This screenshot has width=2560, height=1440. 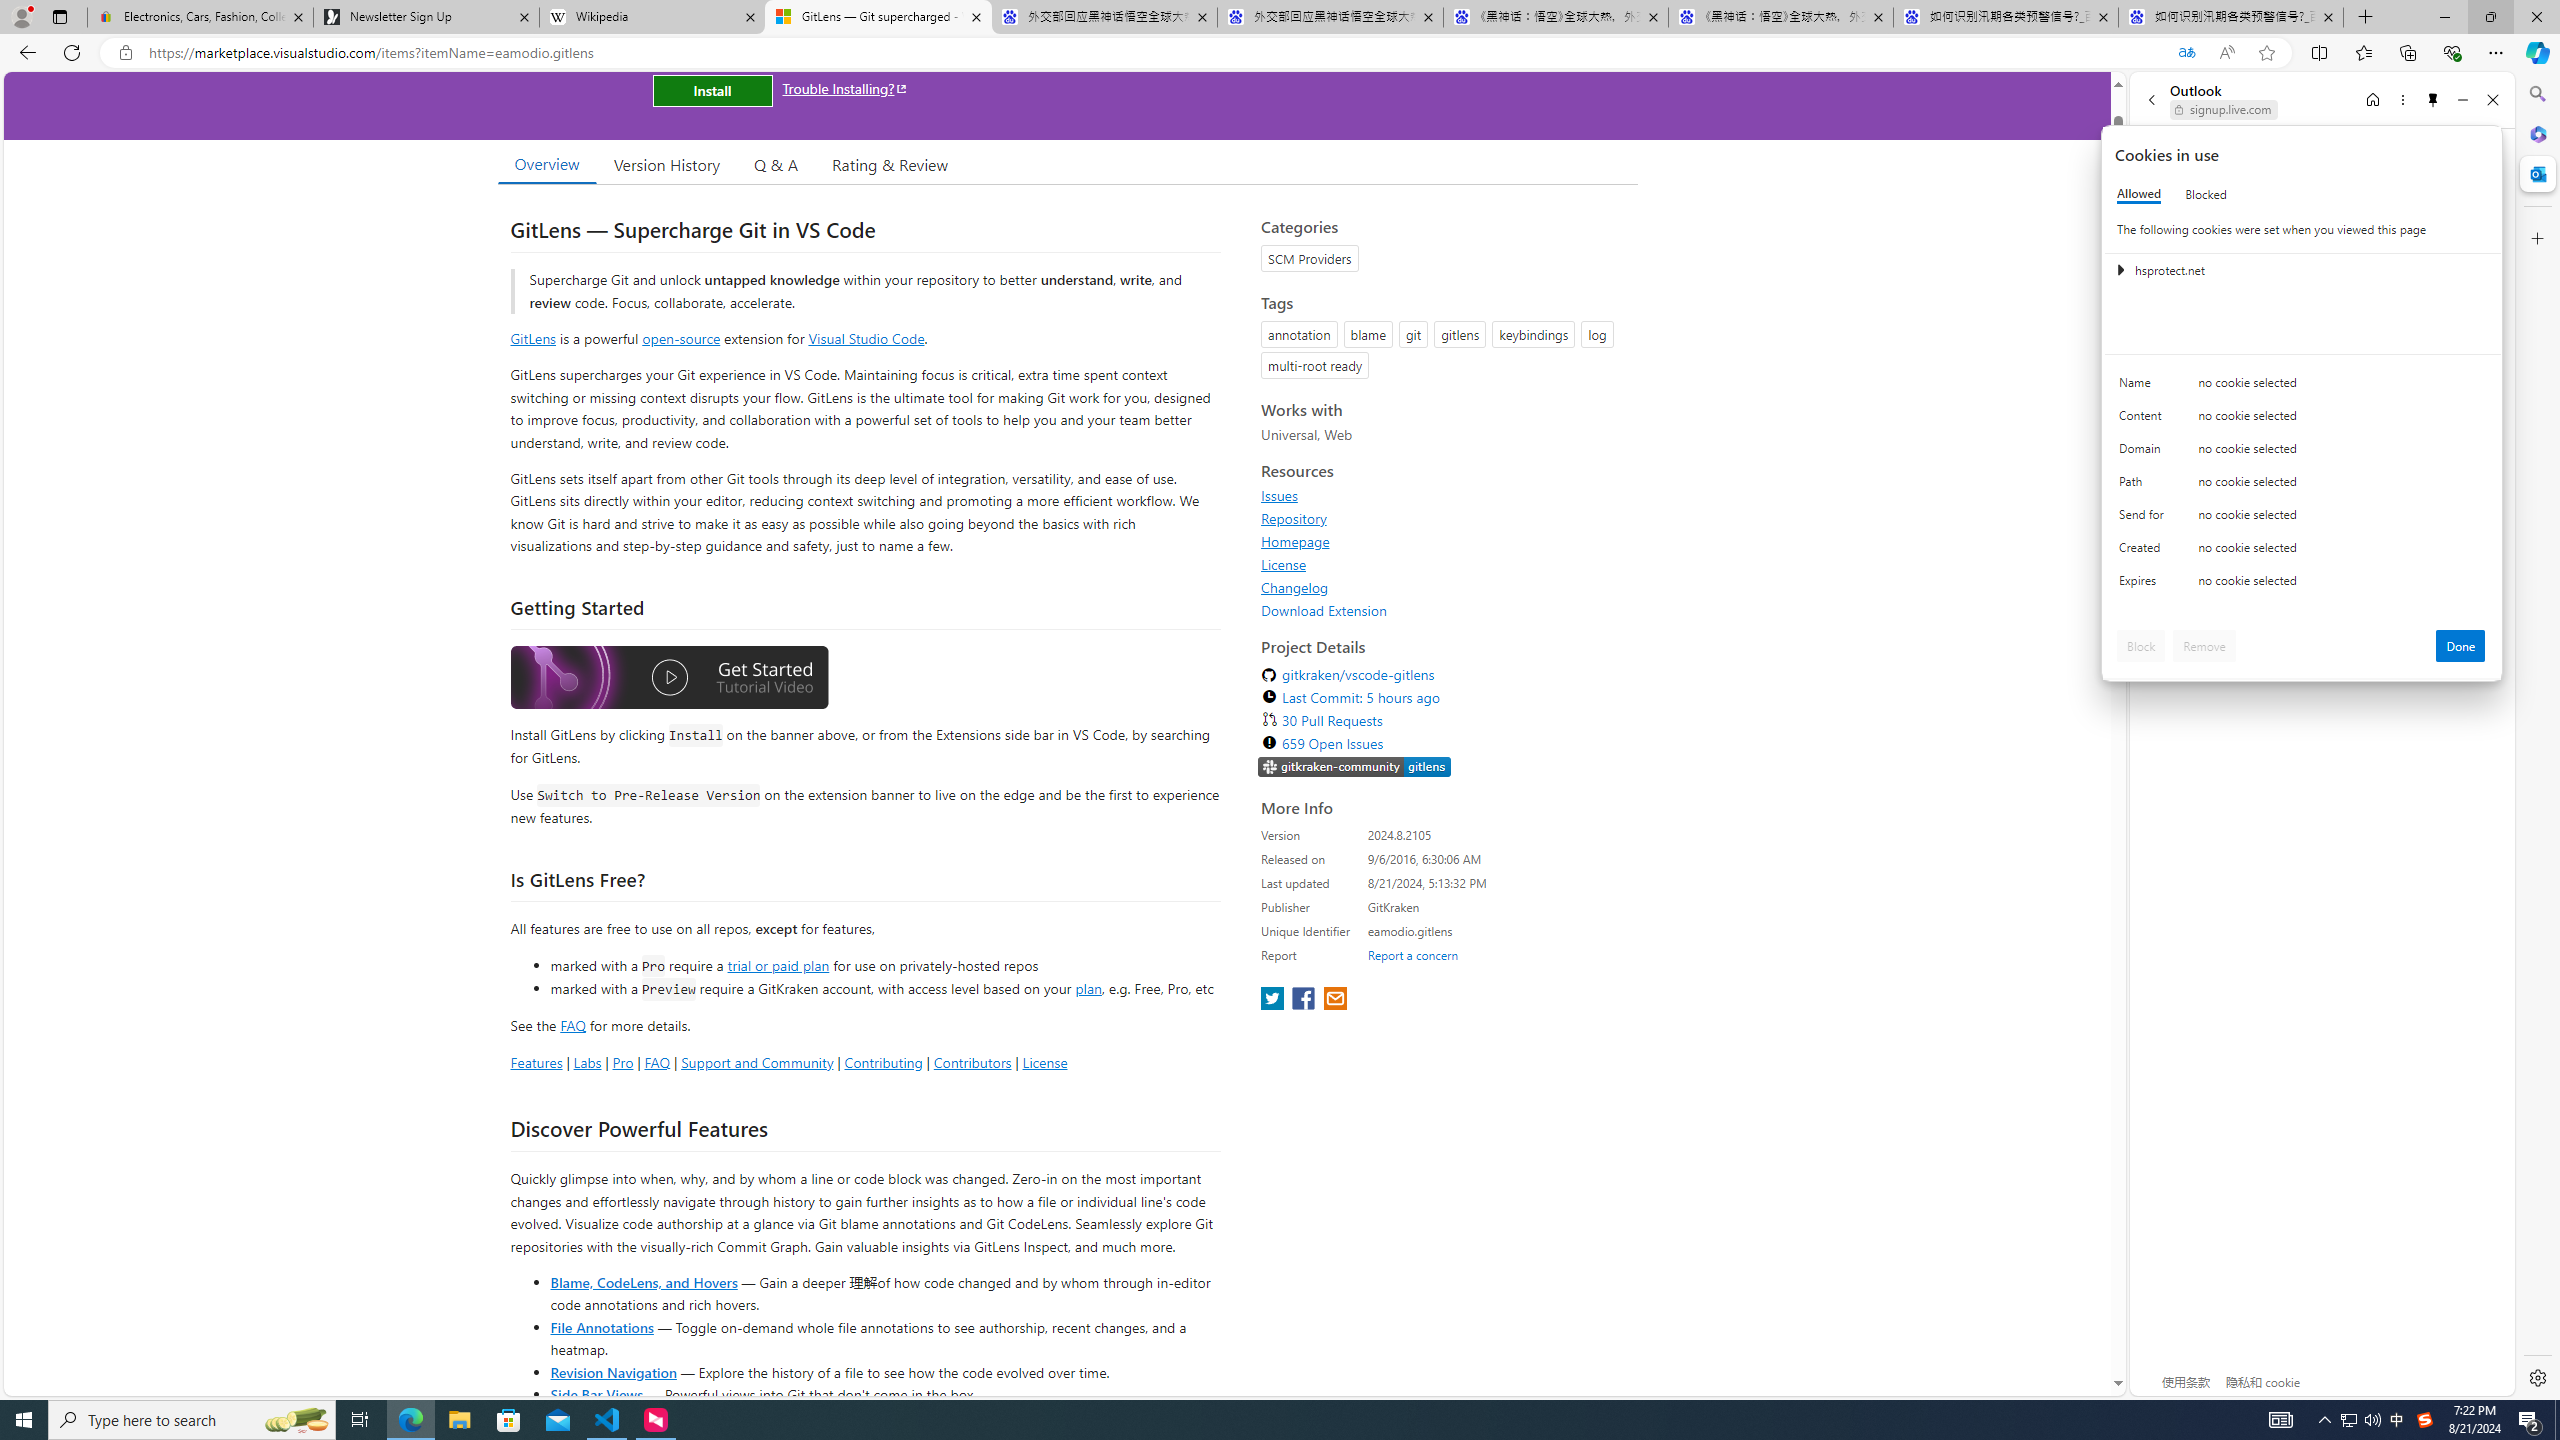 What do you see at coordinates (2144, 386) in the screenshot?
I see `'Name'` at bounding box center [2144, 386].